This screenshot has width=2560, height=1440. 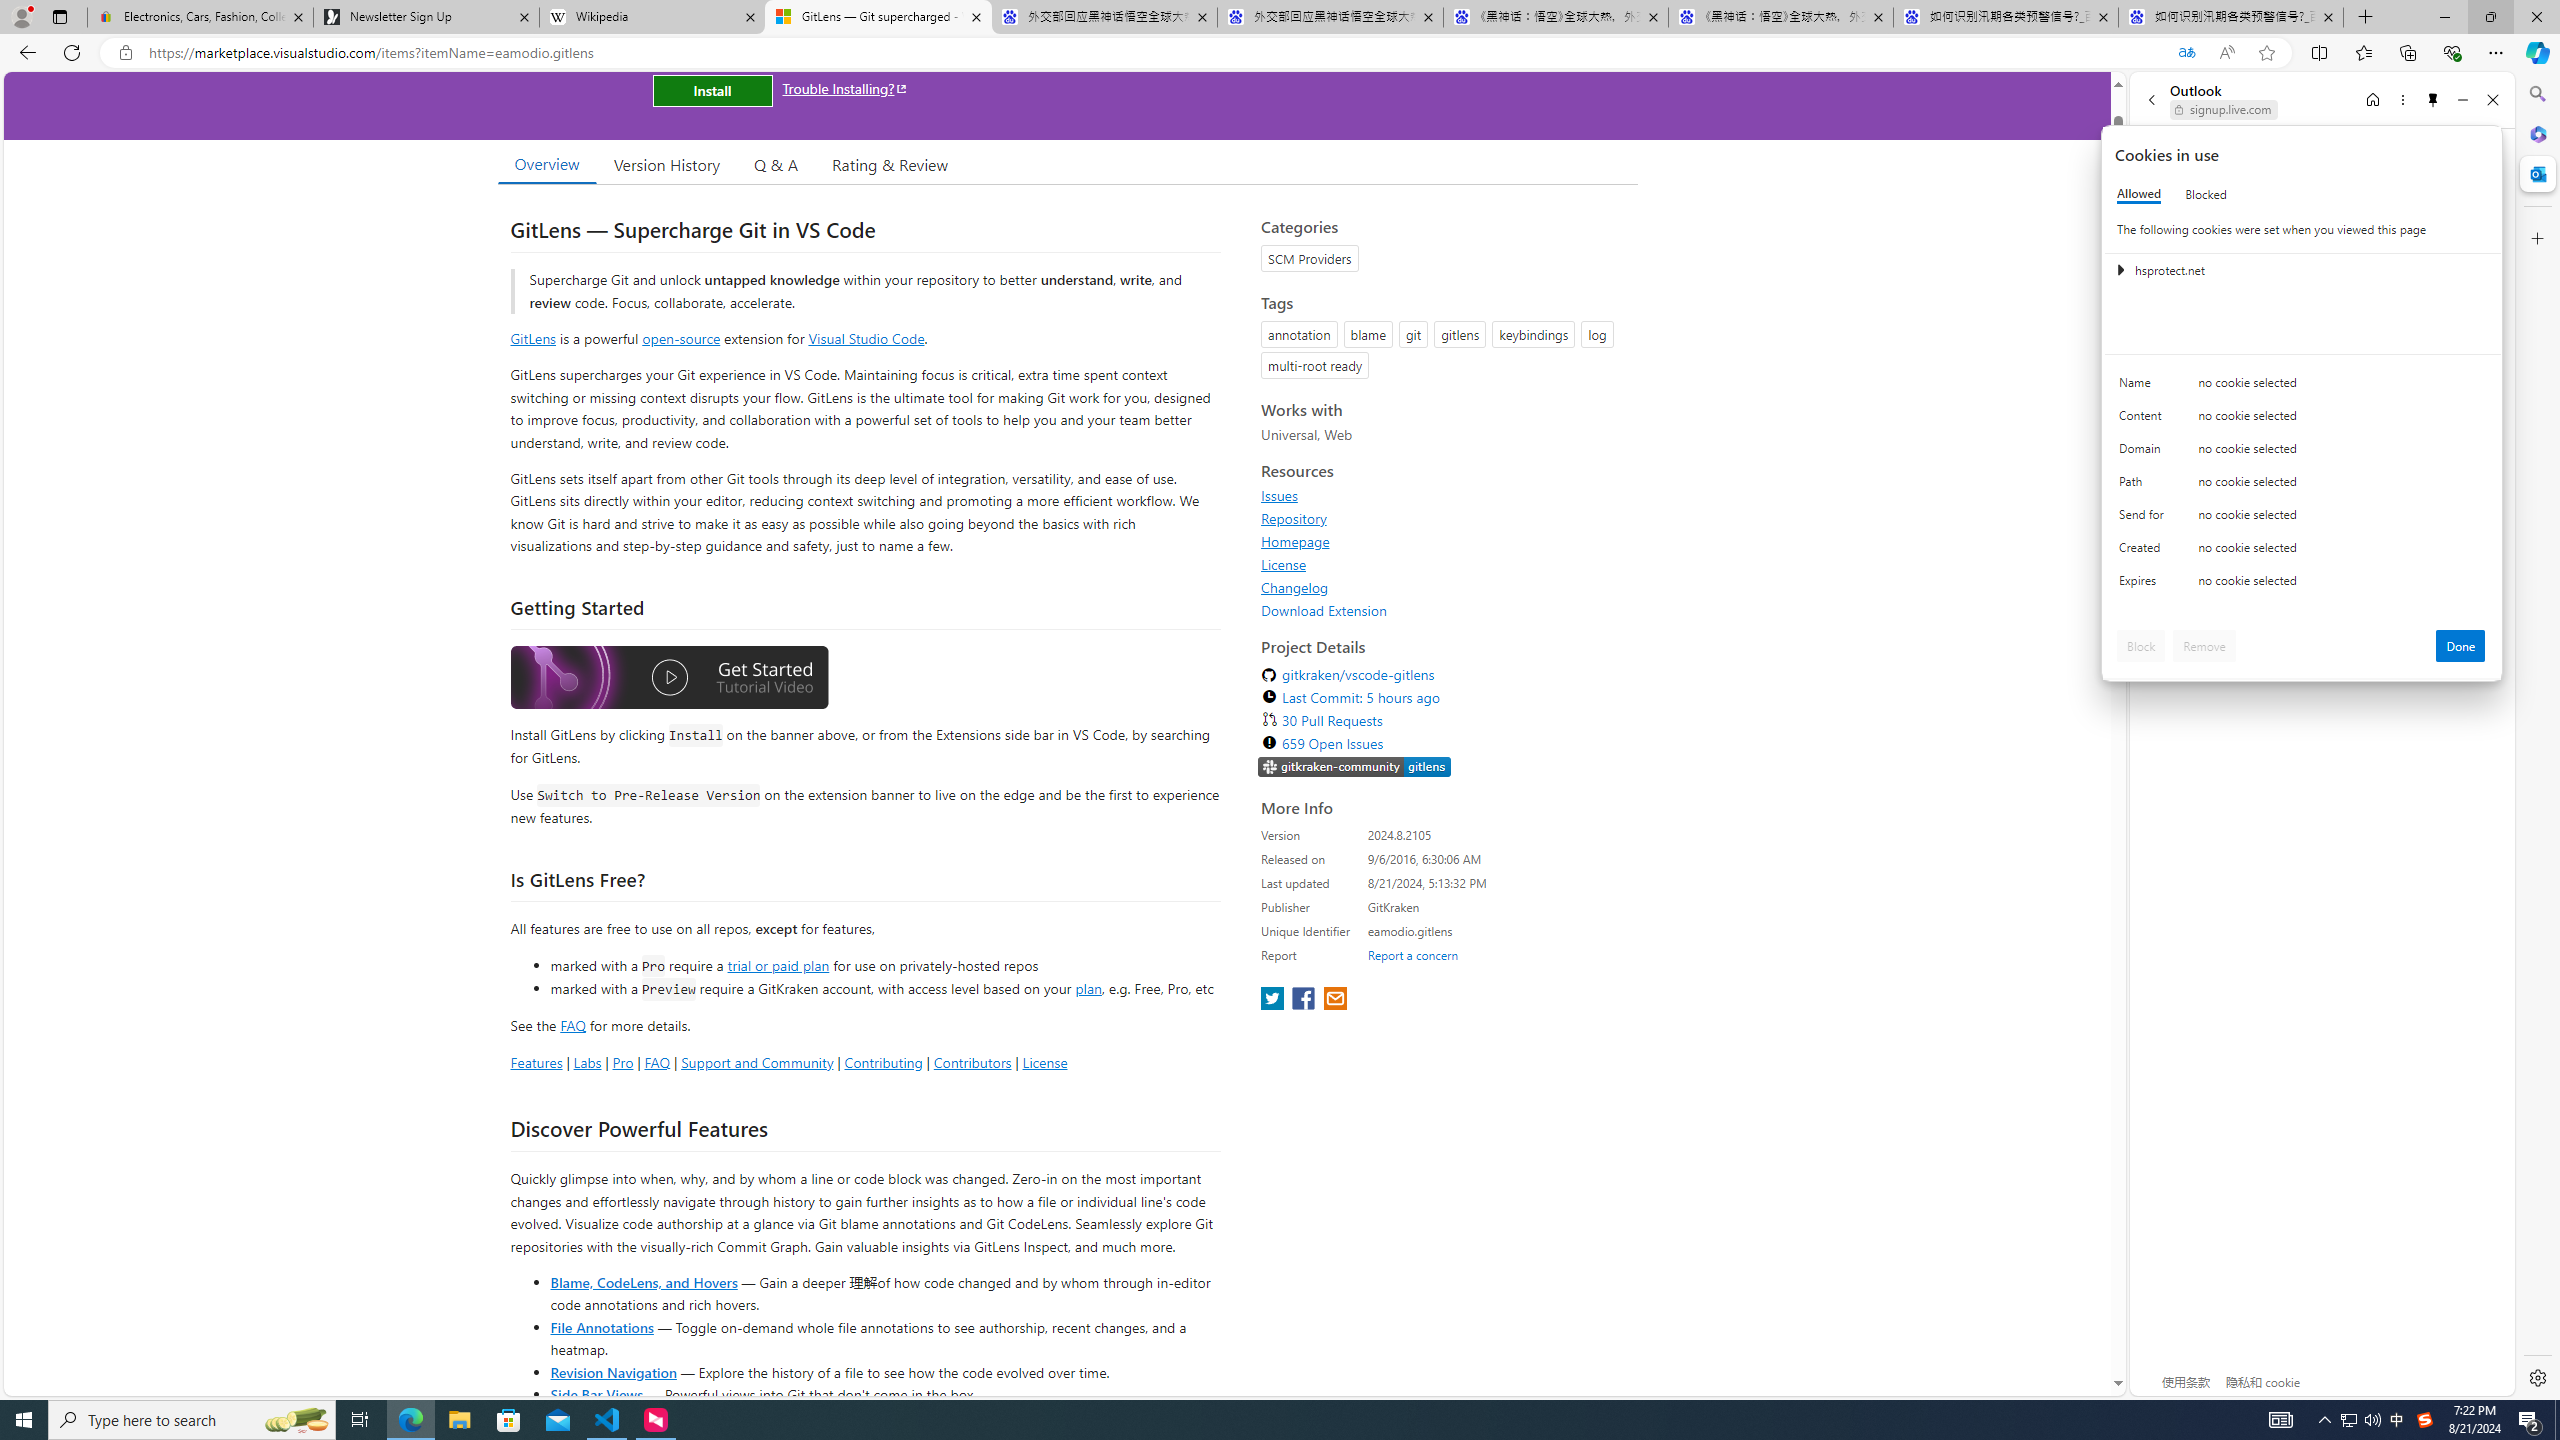 What do you see at coordinates (2144, 386) in the screenshot?
I see `'Name'` at bounding box center [2144, 386].